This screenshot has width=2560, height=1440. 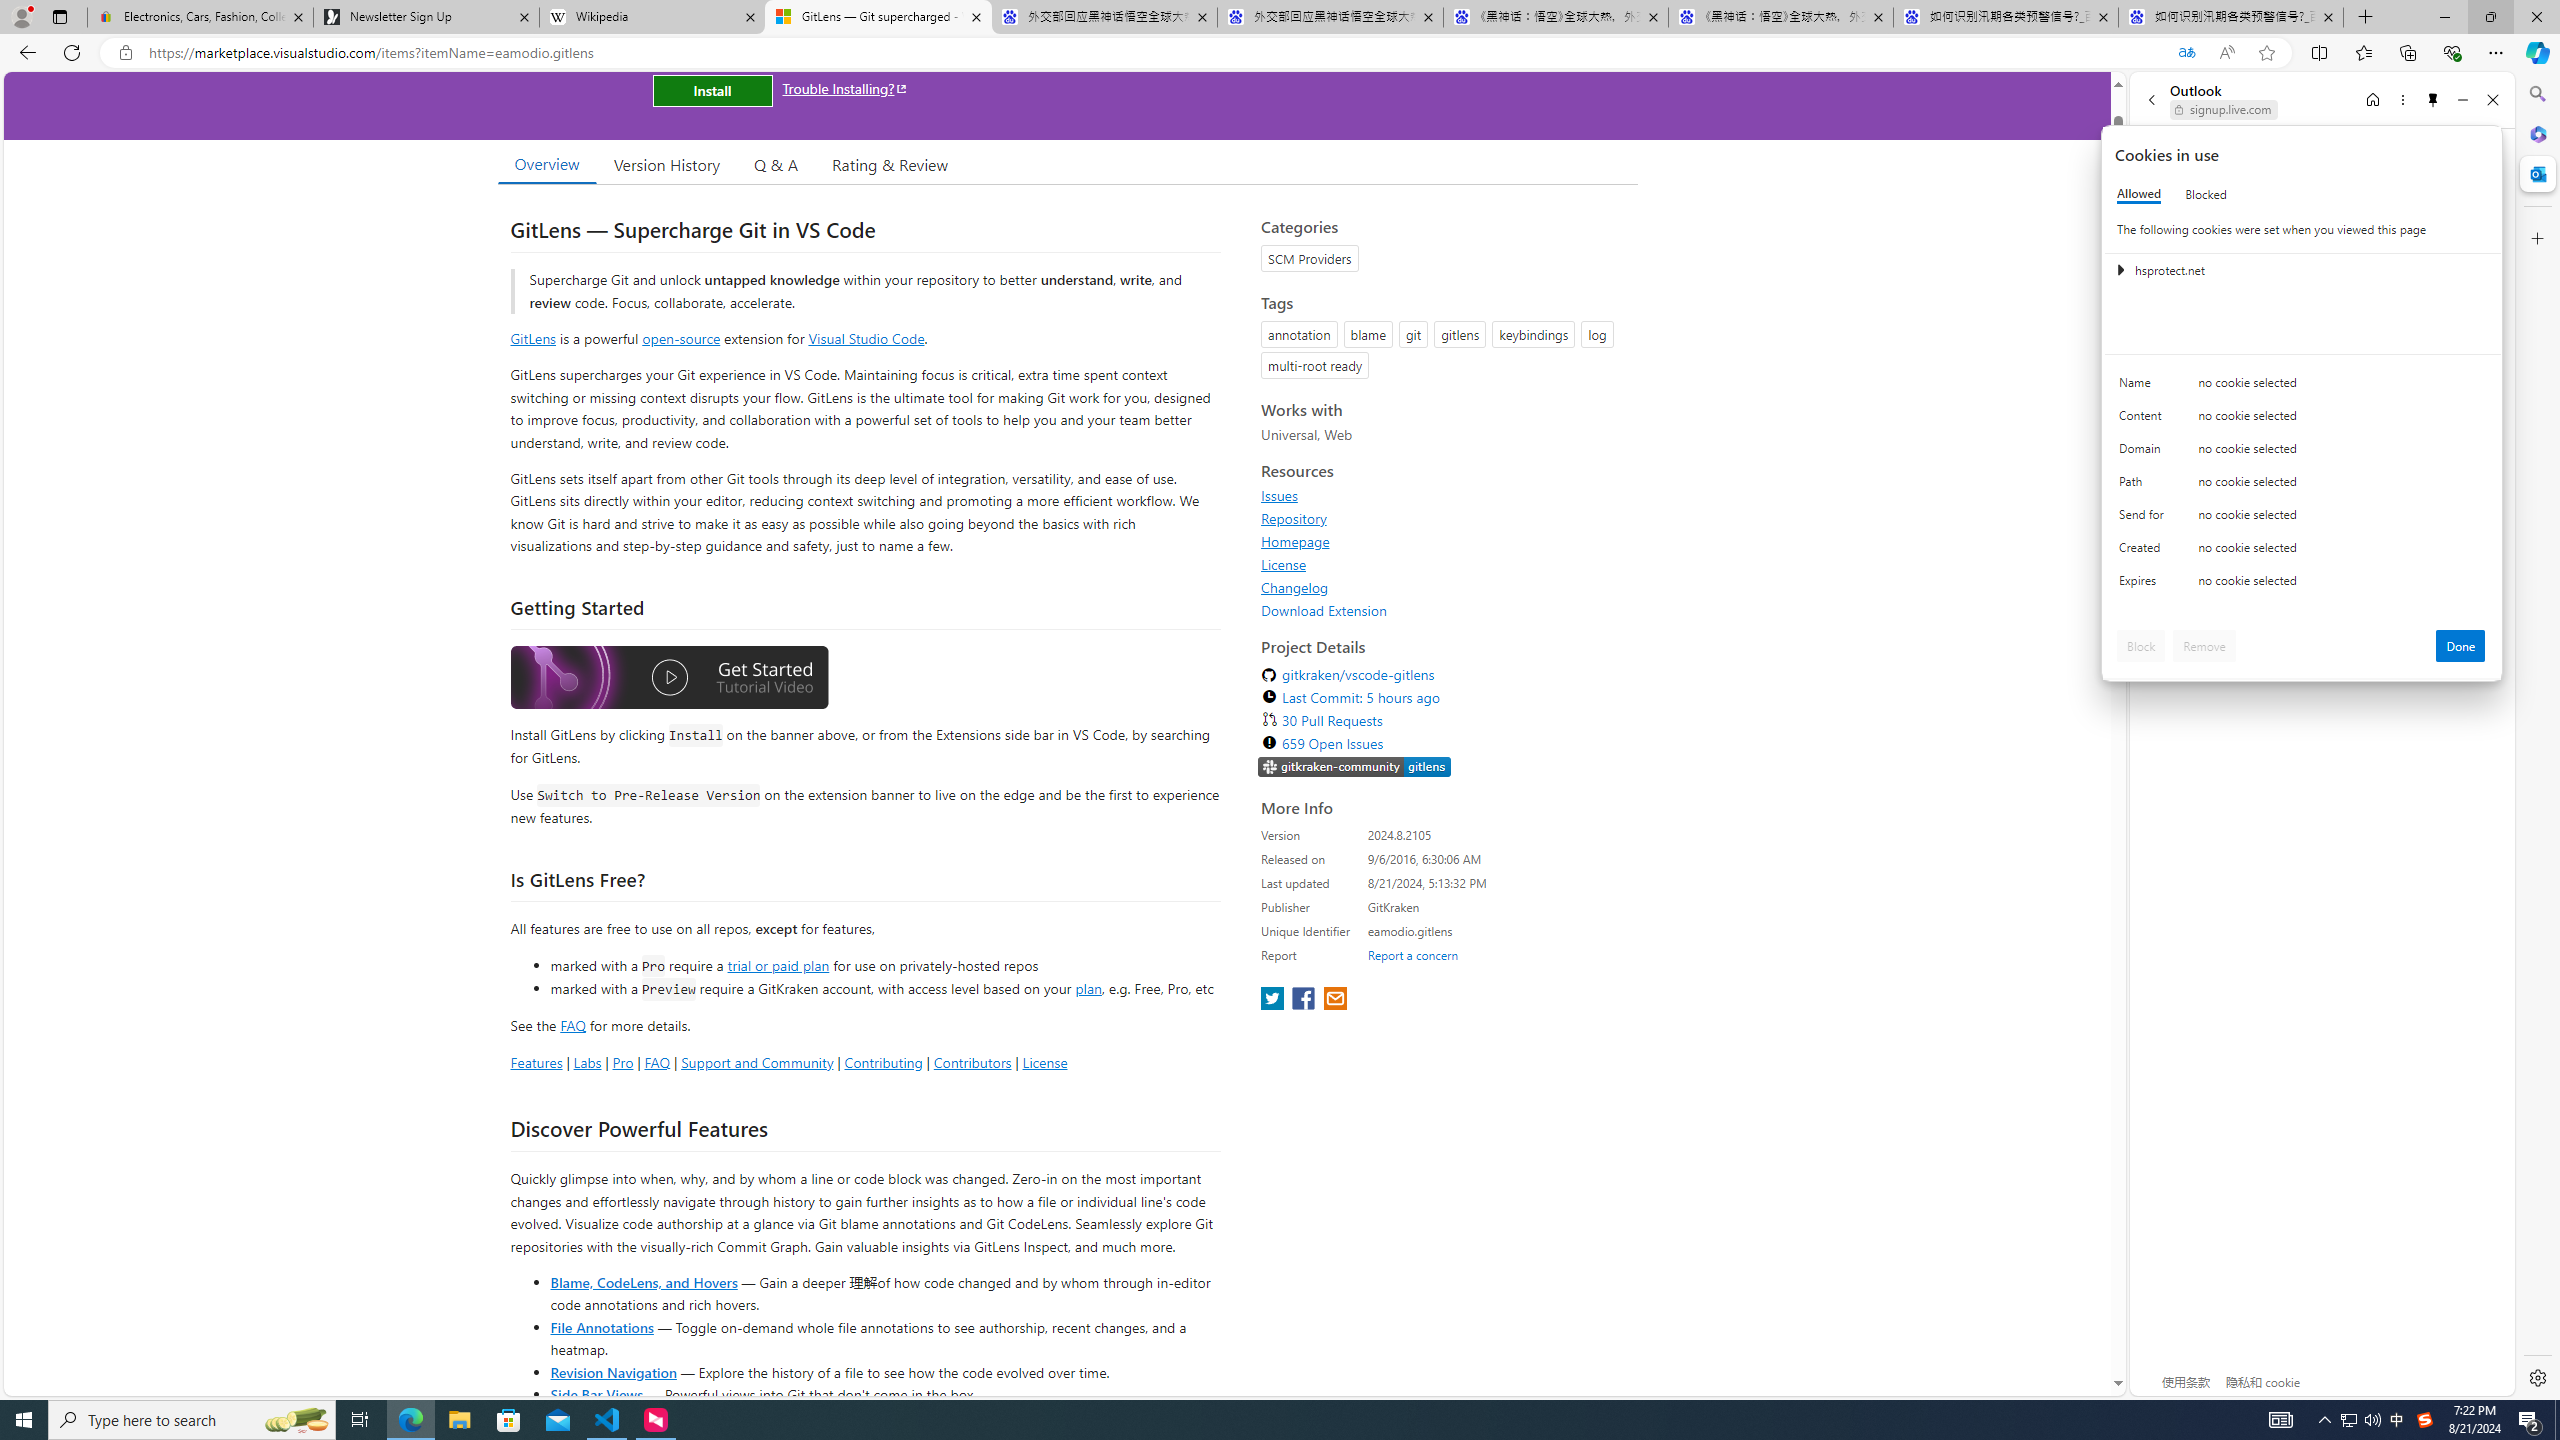 What do you see at coordinates (2144, 386) in the screenshot?
I see `'Name'` at bounding box center [2144, 386].